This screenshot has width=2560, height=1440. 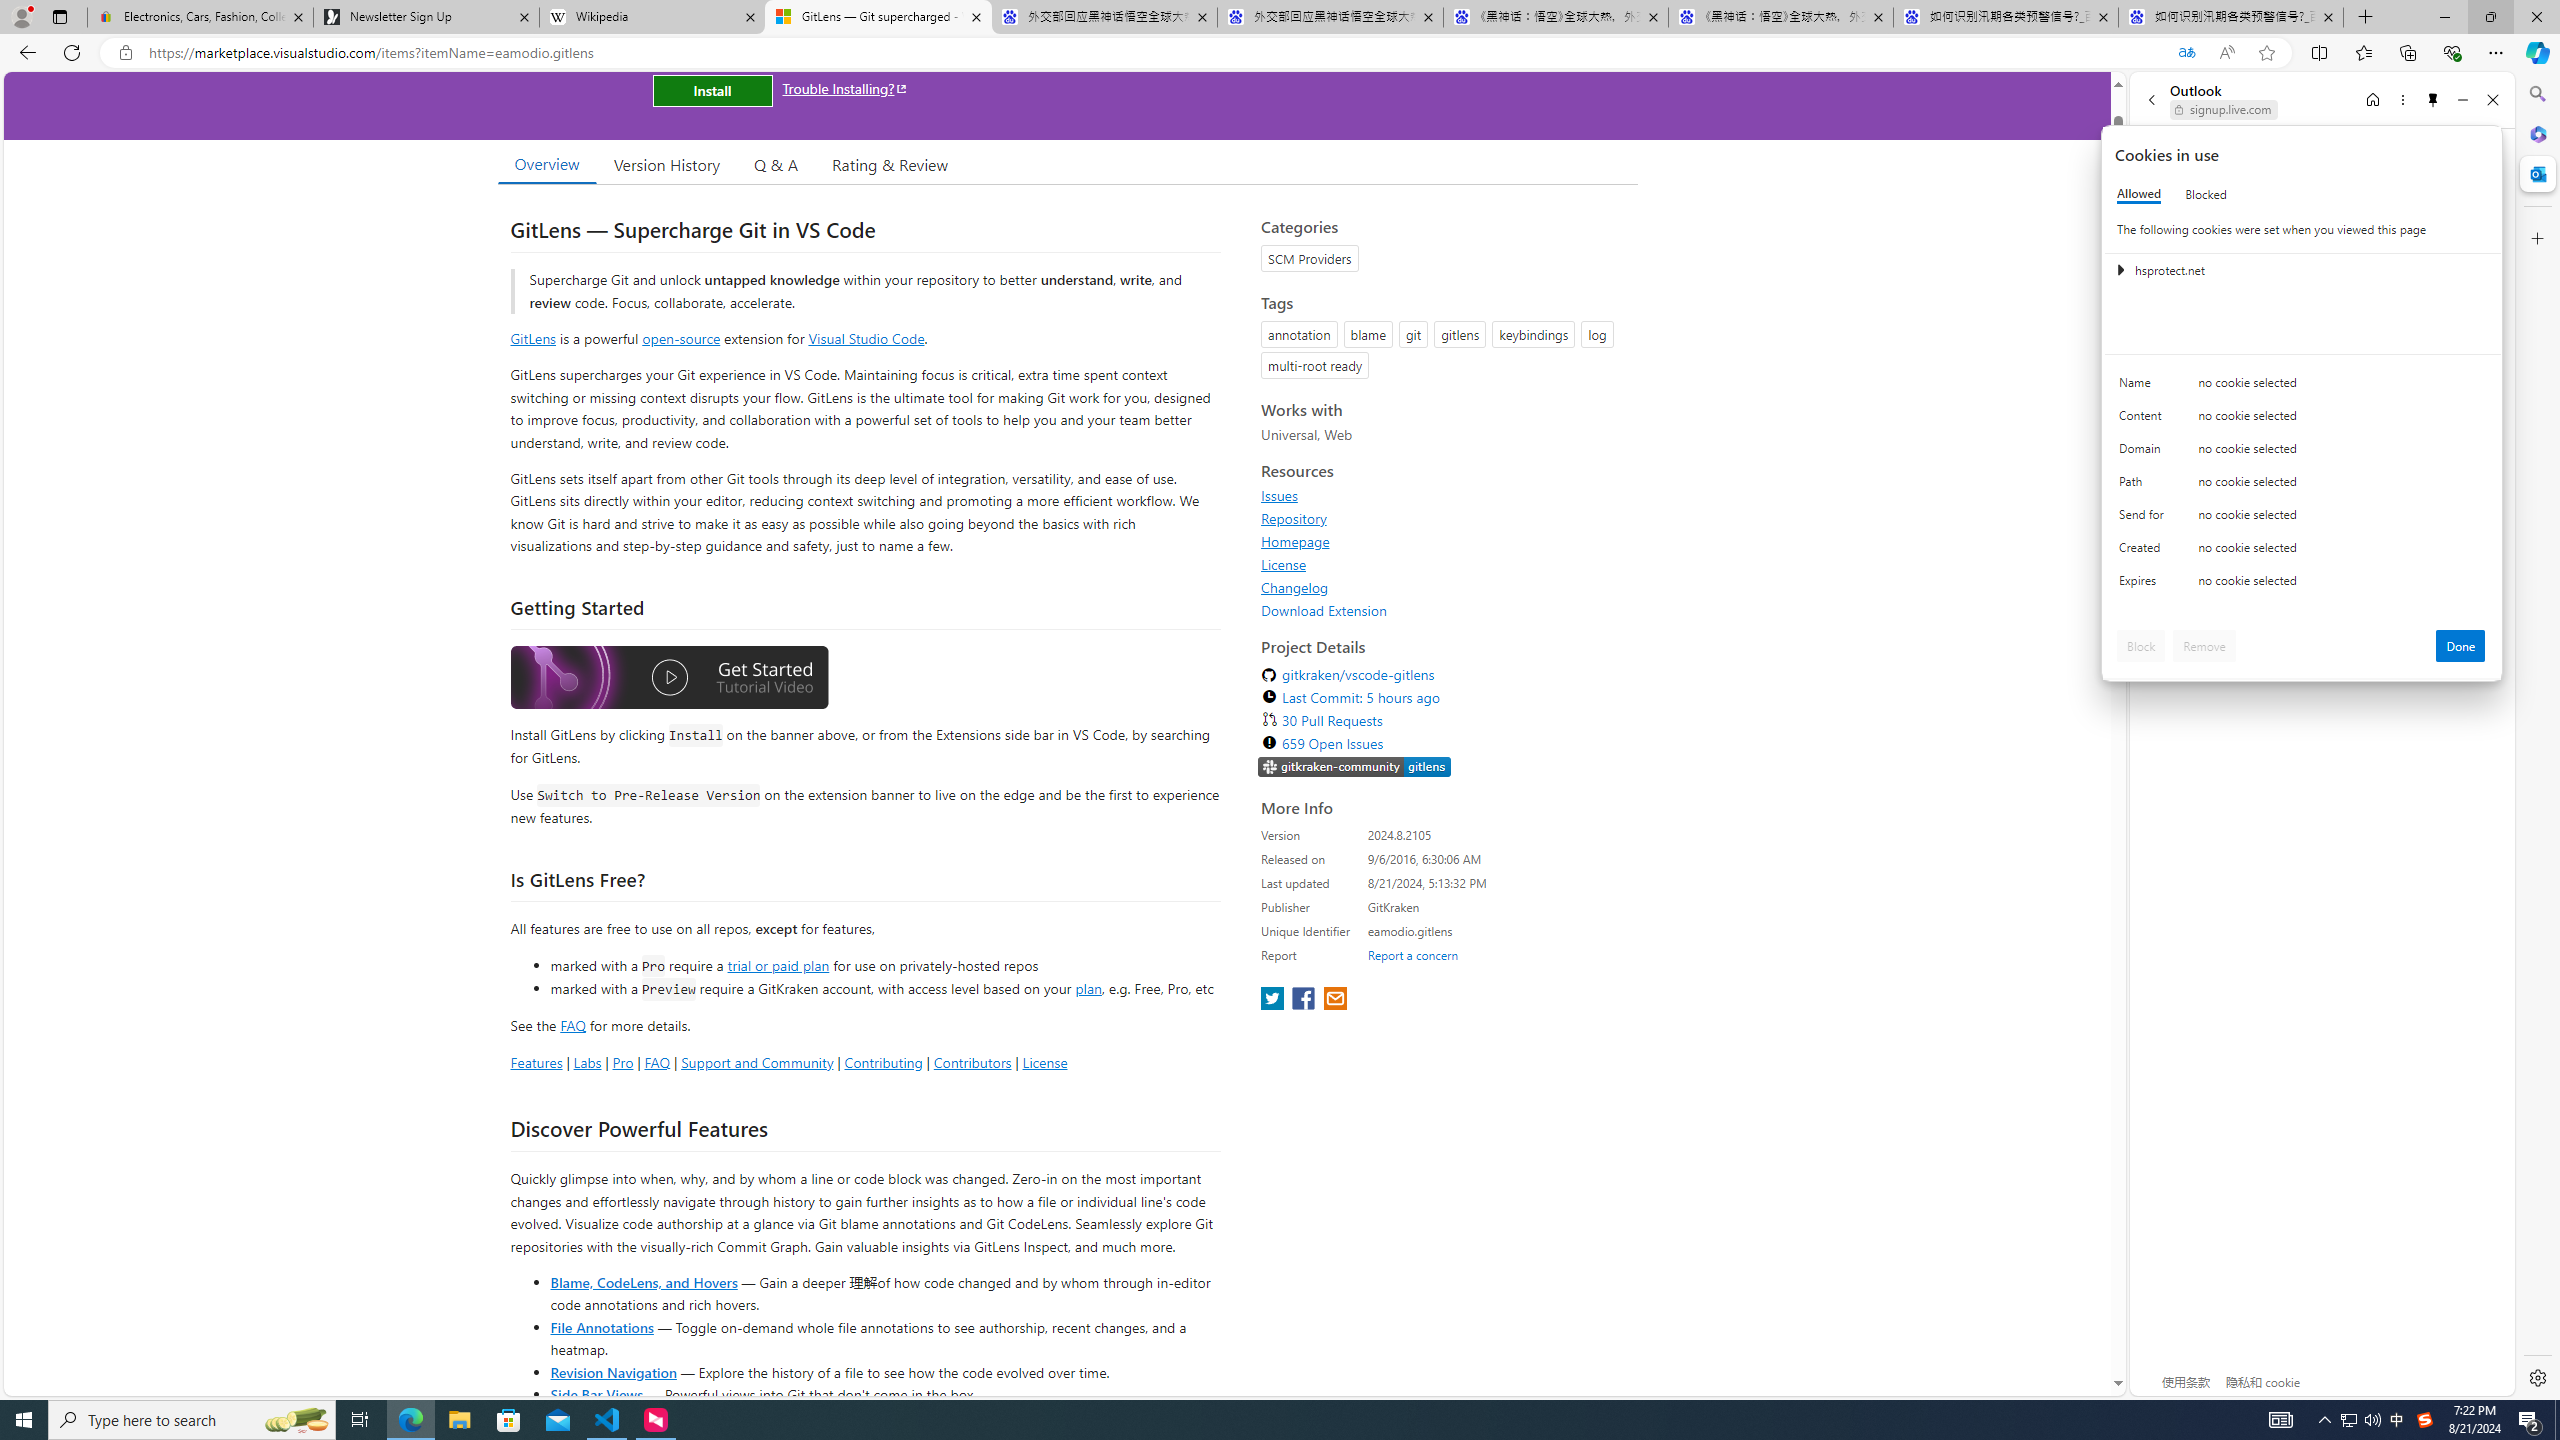 What do you see at coordinates (2144, 386) in the screenshot?
I see `'Name'` at bounding box center [2144, 386].